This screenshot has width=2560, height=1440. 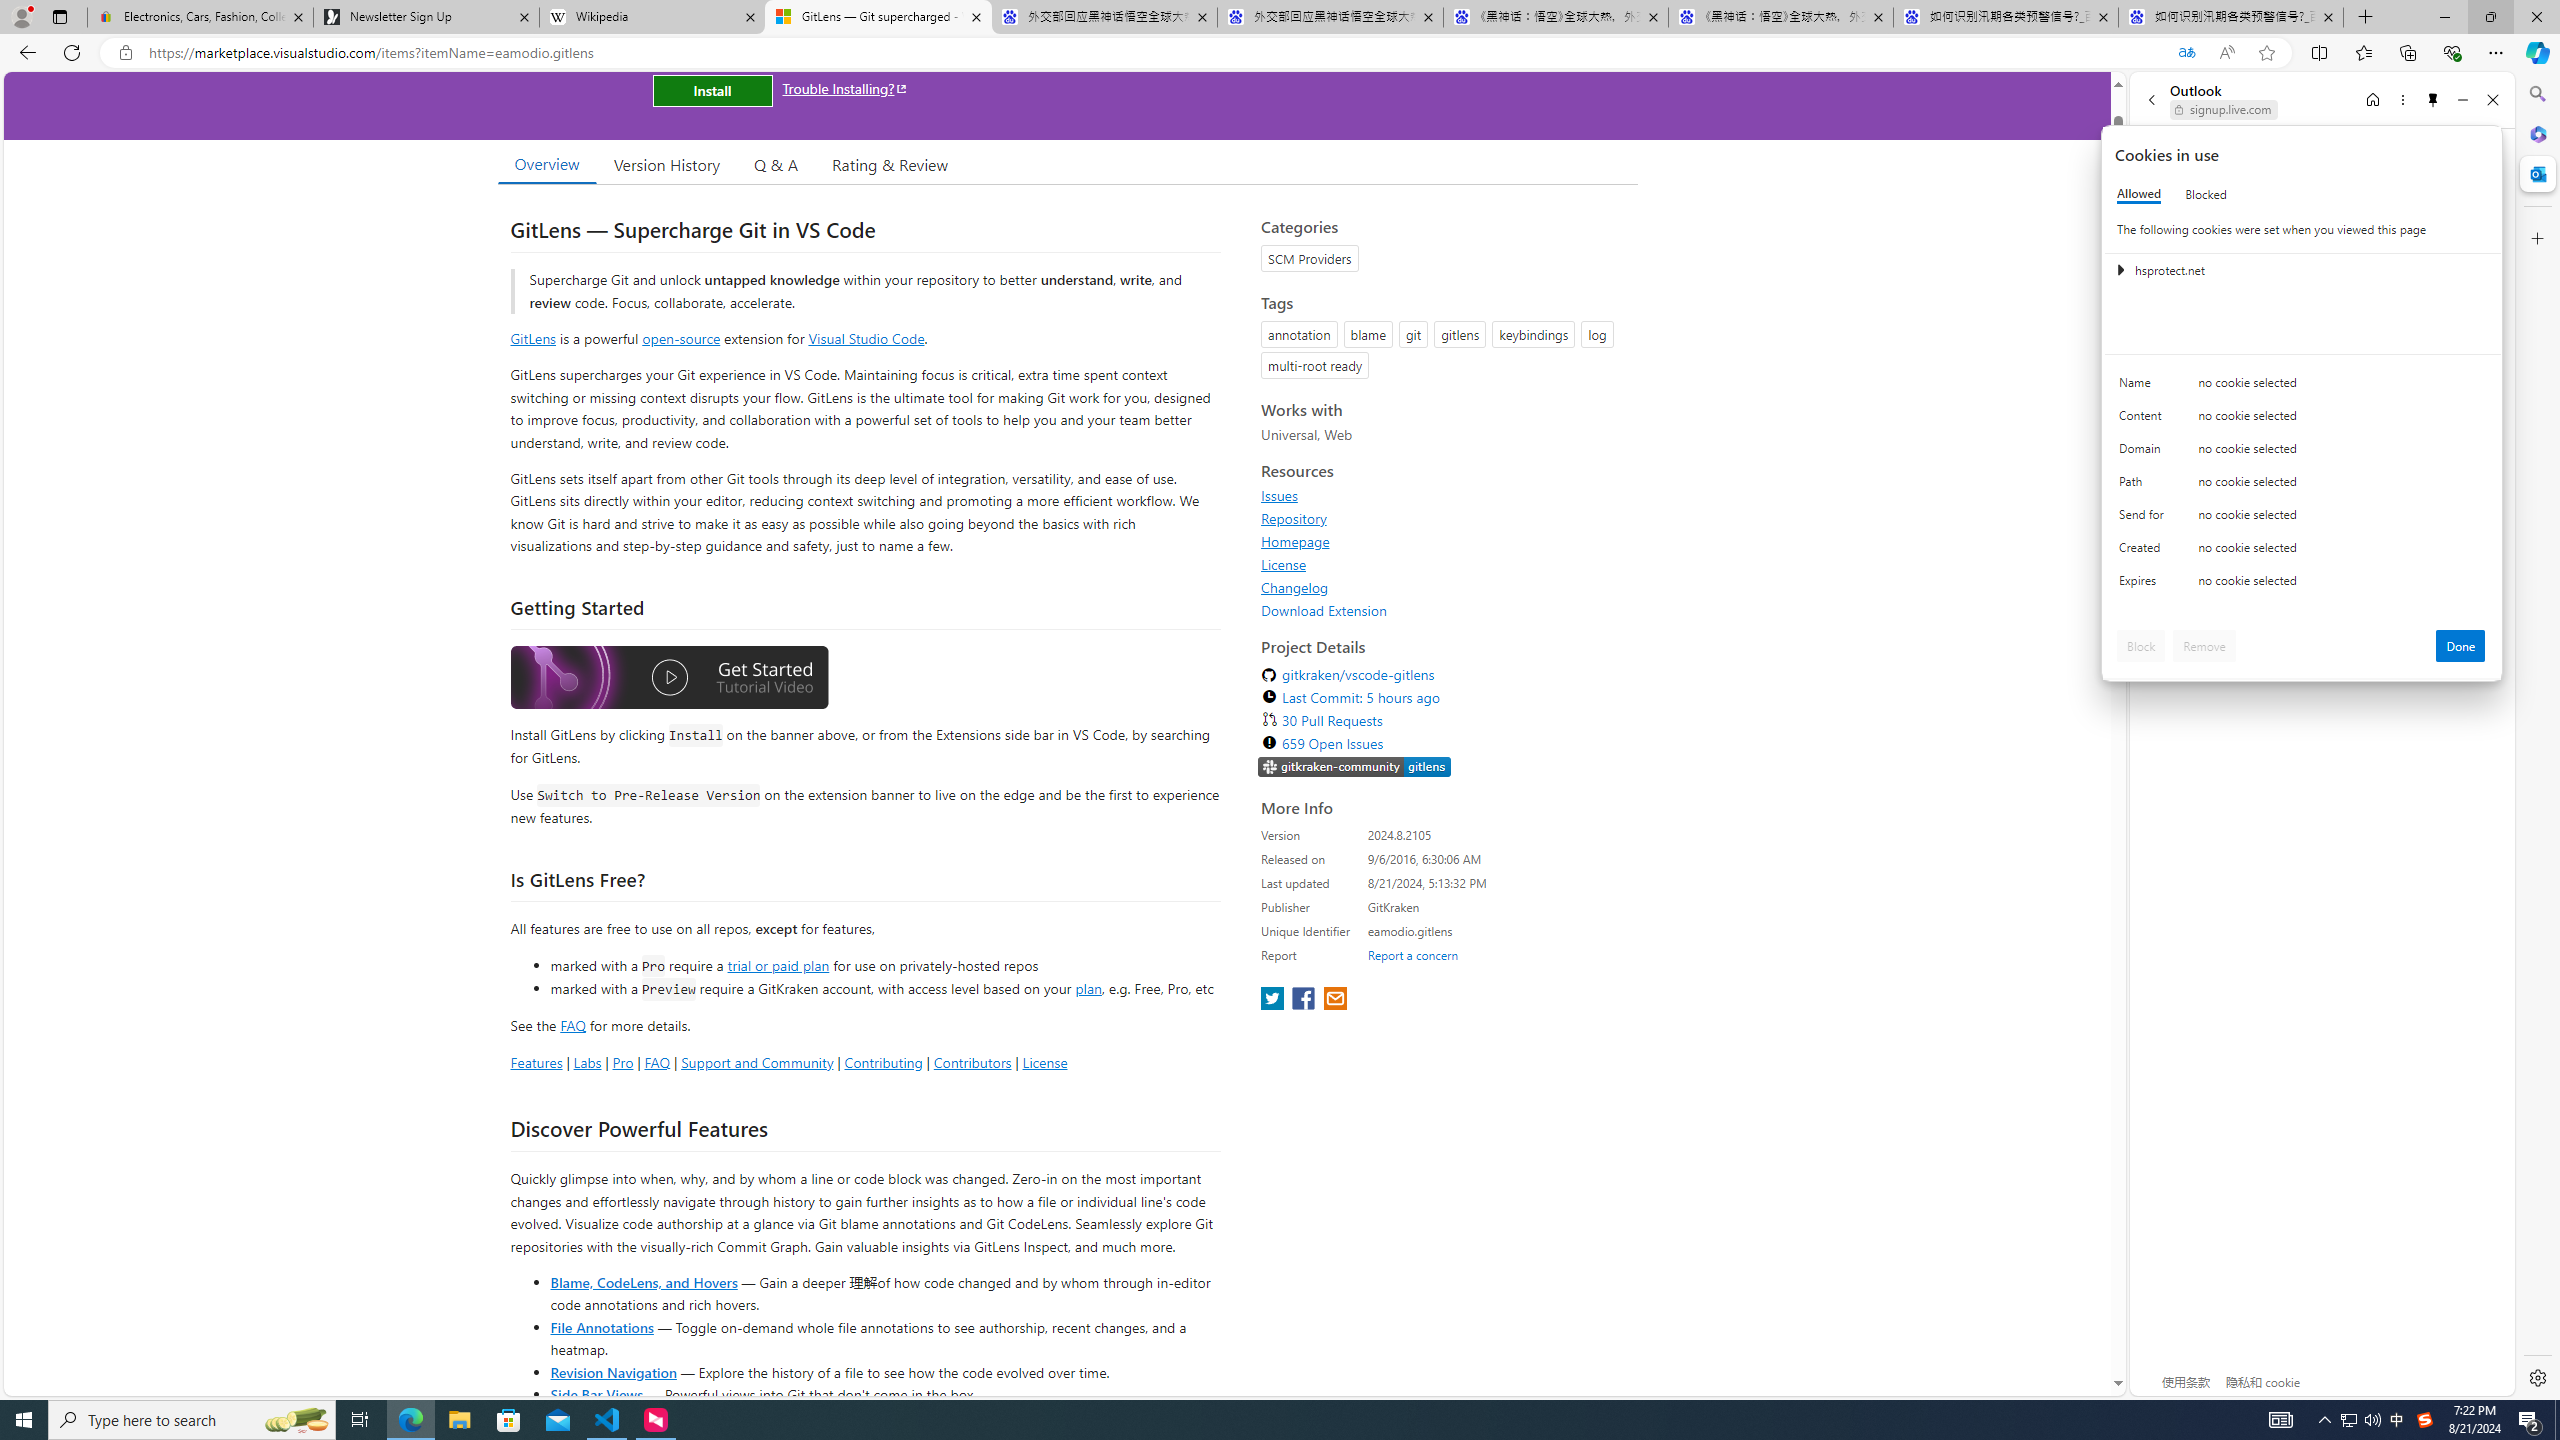 What do you see at coordinates (2144, 386) in the screenshot?
I see `'Name'` at bounding box center [2144, 386].